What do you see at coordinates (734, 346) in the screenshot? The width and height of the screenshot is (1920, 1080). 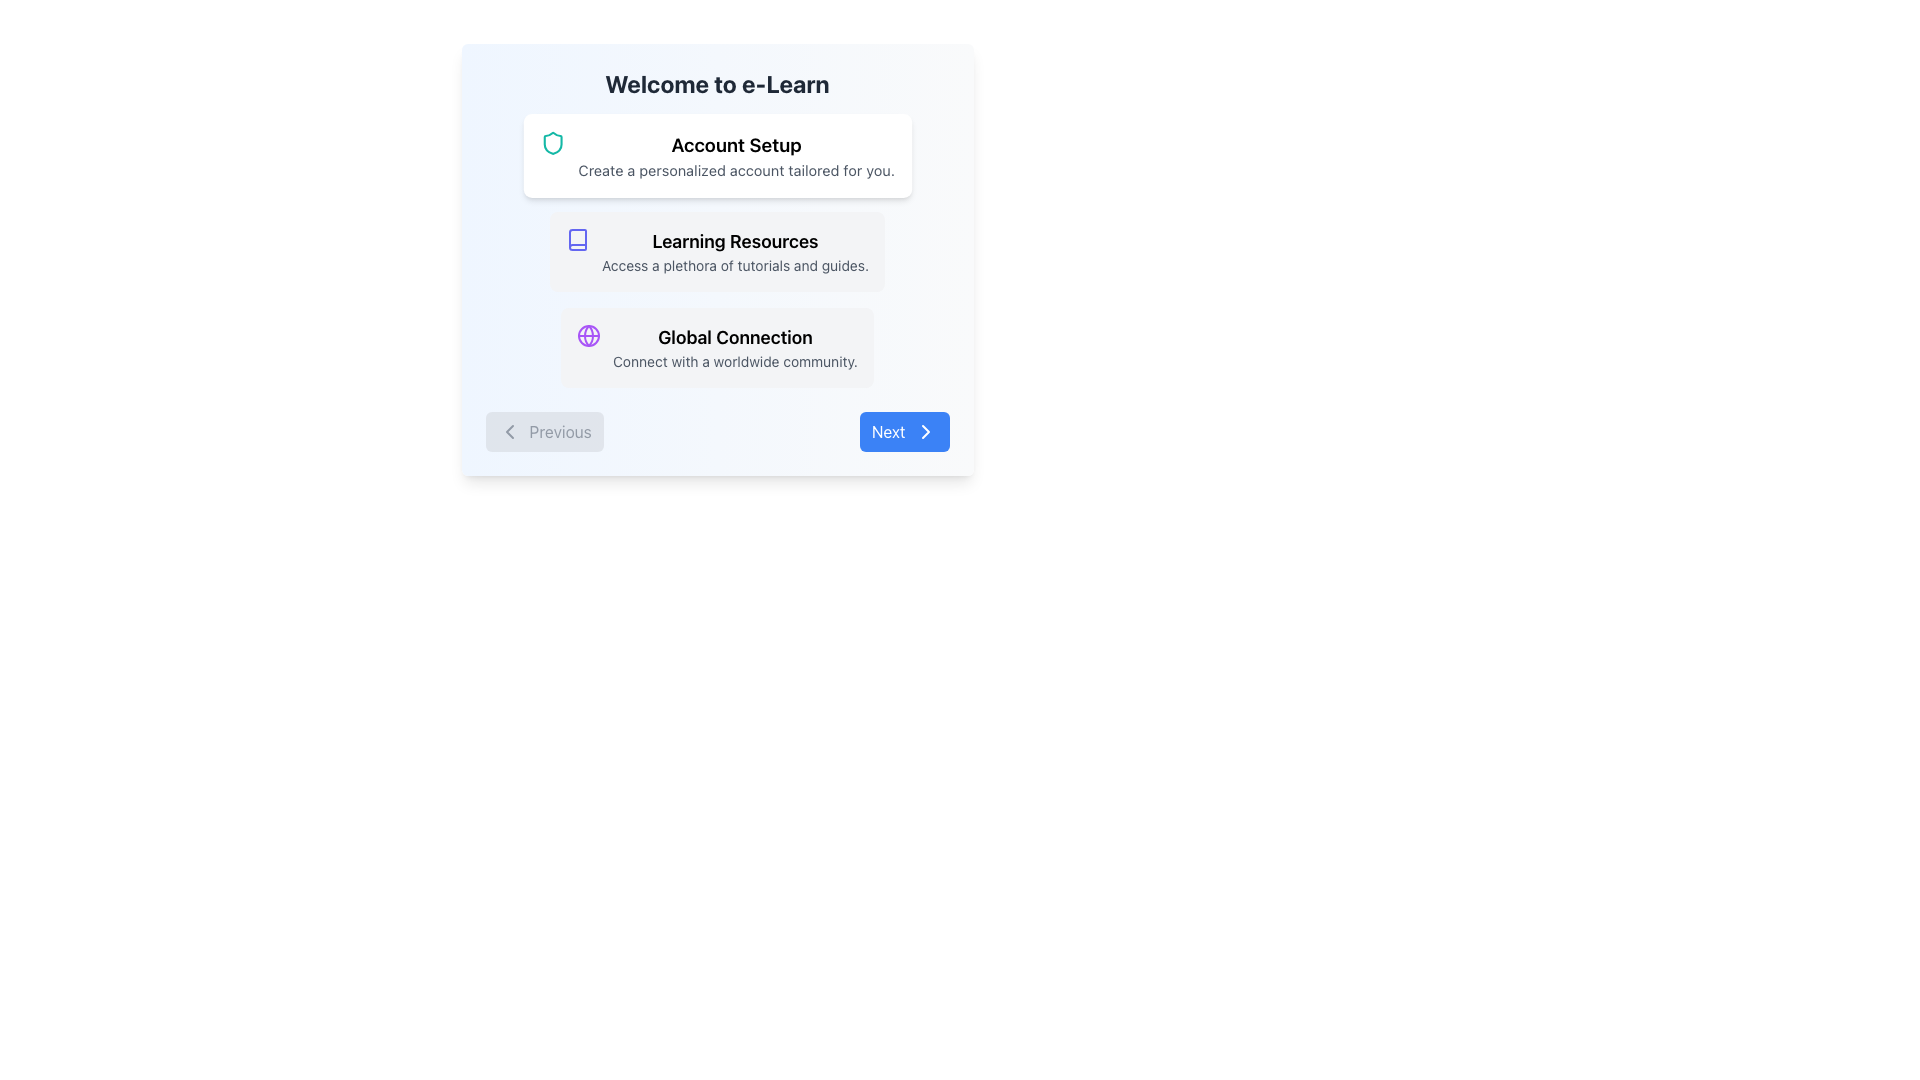 I see `text section that provides a descriptive title and subtitle about connecting with a global community, located in the lower section of the informational cards below 'Learning Resources' and above the 'Next' button` at bounding box center [734, 346].